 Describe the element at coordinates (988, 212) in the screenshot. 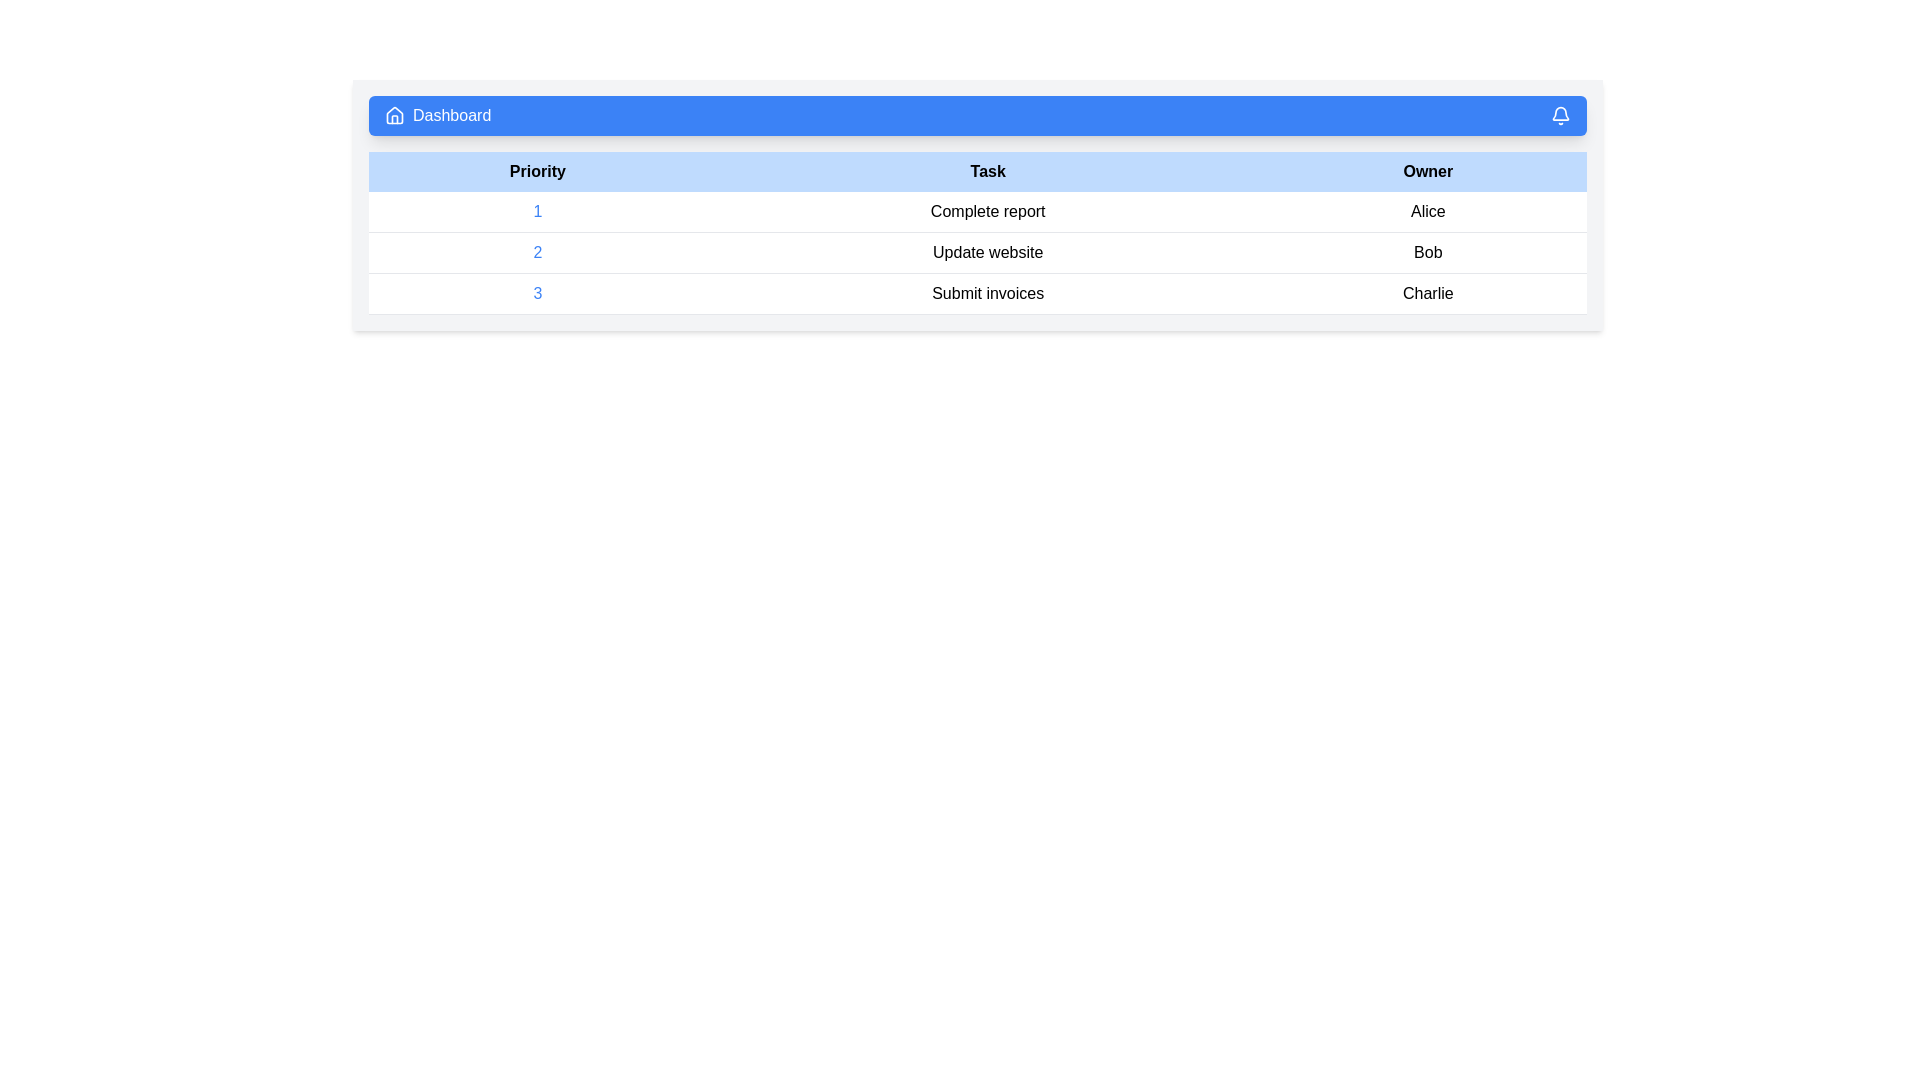

I see `the text label displaying 'Complete report' located in the 'Task' column of the first row under 'Priority' 1 and 'Owner' Alice` at that location.